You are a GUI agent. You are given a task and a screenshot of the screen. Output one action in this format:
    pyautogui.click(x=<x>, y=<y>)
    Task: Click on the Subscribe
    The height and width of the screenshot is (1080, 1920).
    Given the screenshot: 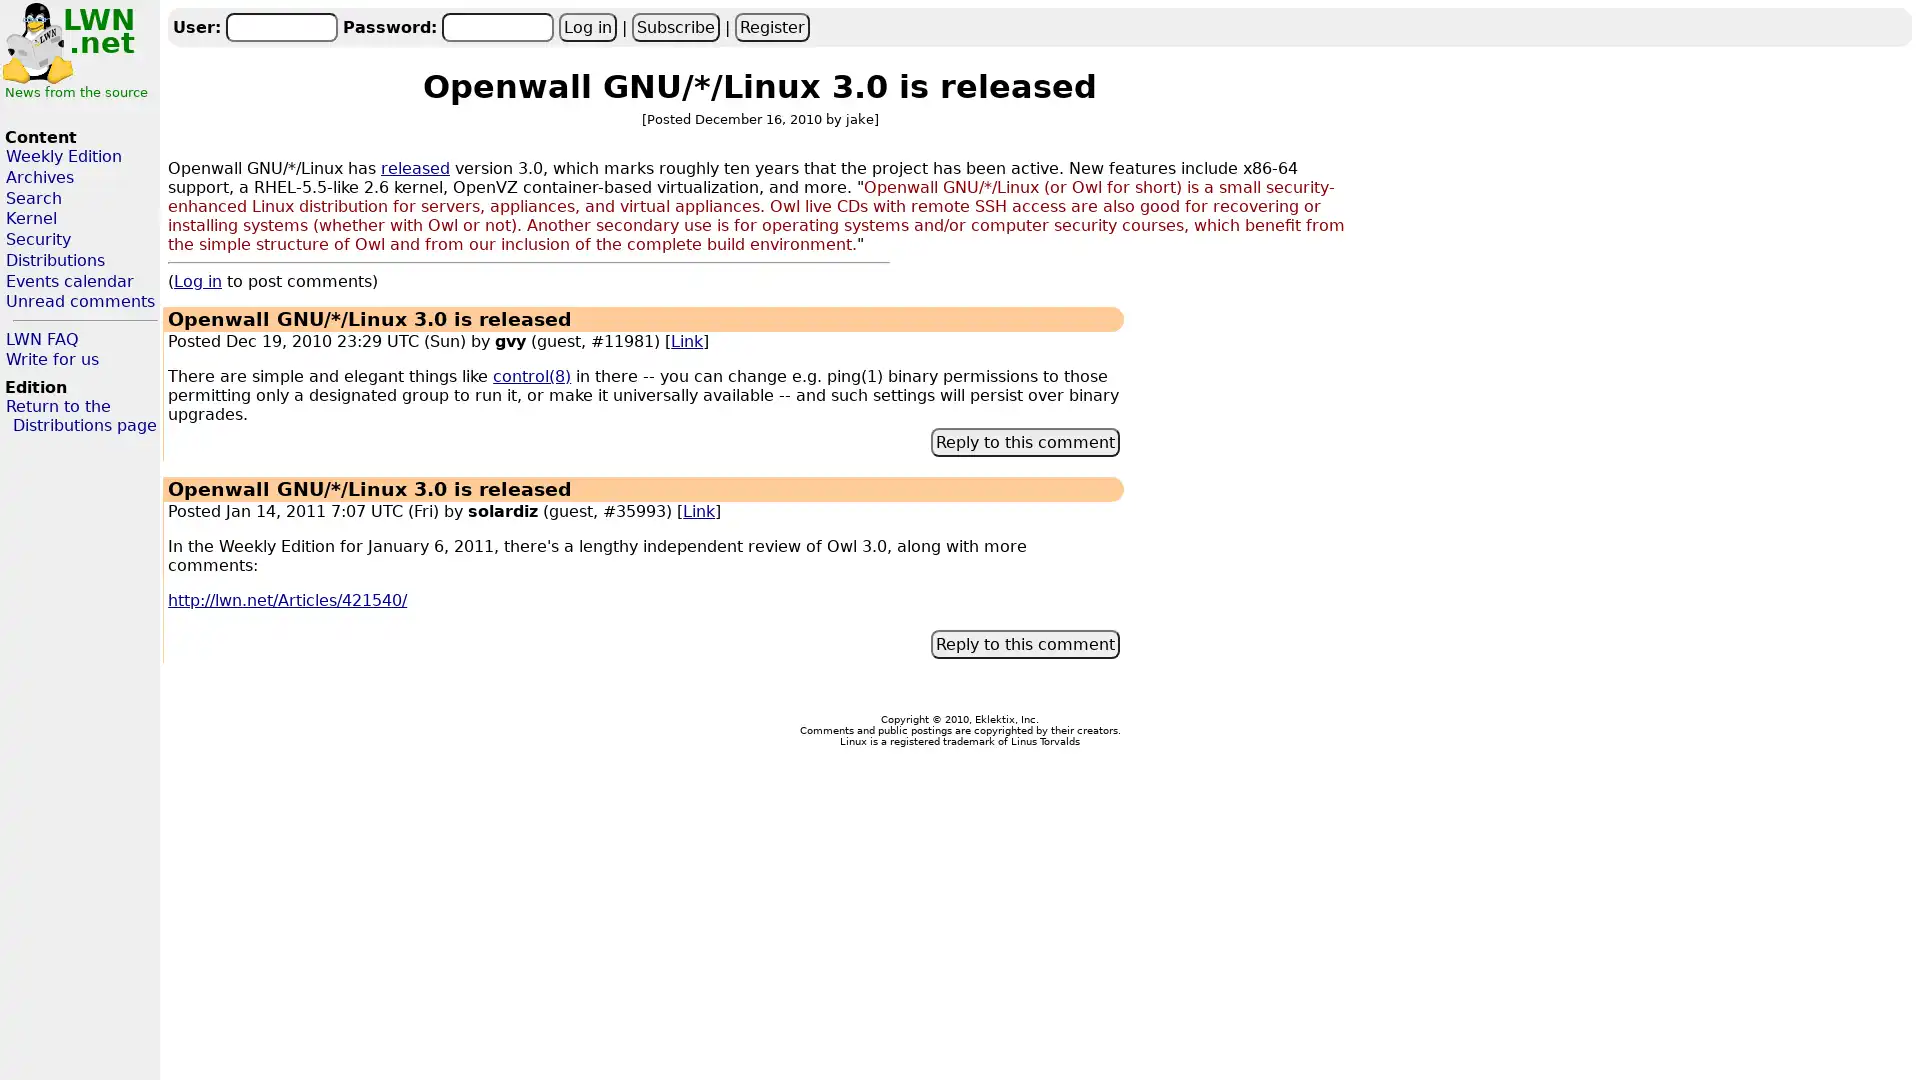 What is the action you would take?
    pyautogui.click(x=675, y=26)
    